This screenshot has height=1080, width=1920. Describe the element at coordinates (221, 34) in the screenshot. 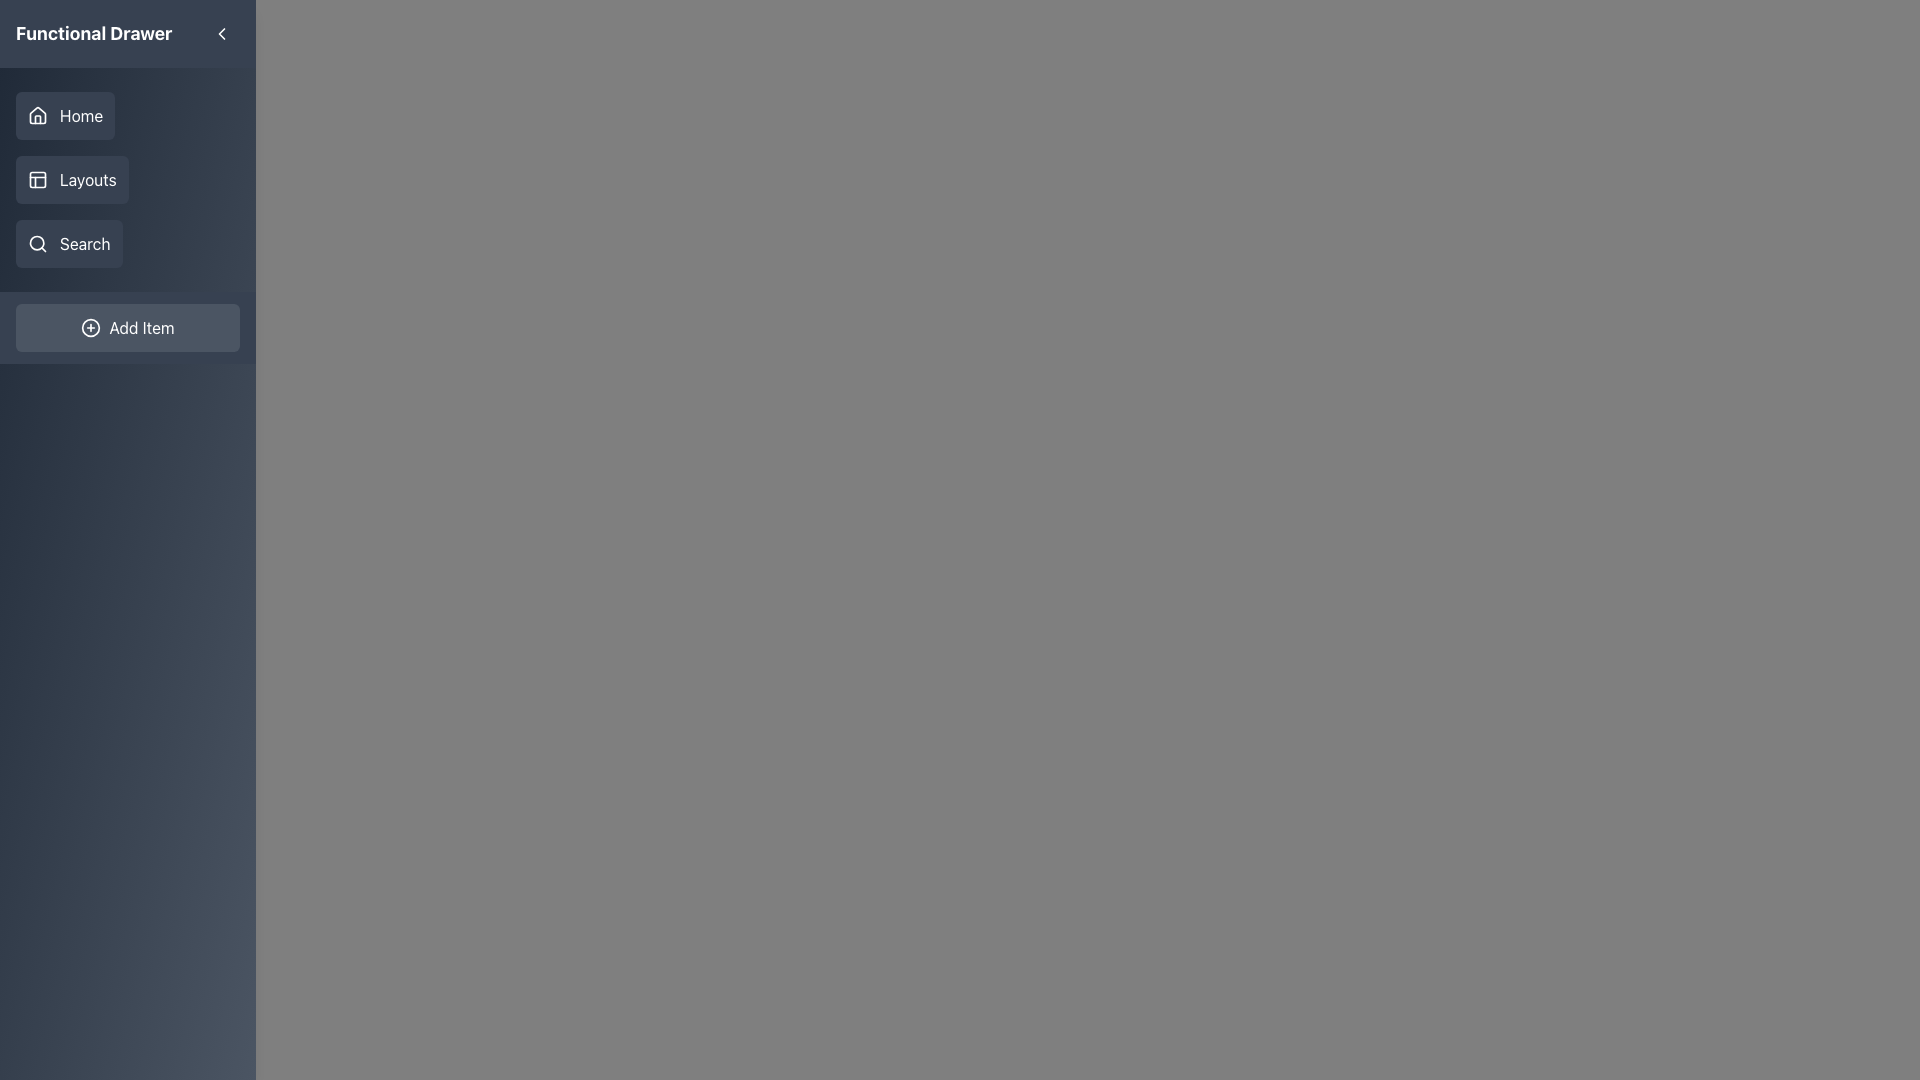

I see `the left-pointing chevron icon button located in the upper-right corner of the dark side navigation panel, adjacent to the title 'Functional Drawer'` at that location.